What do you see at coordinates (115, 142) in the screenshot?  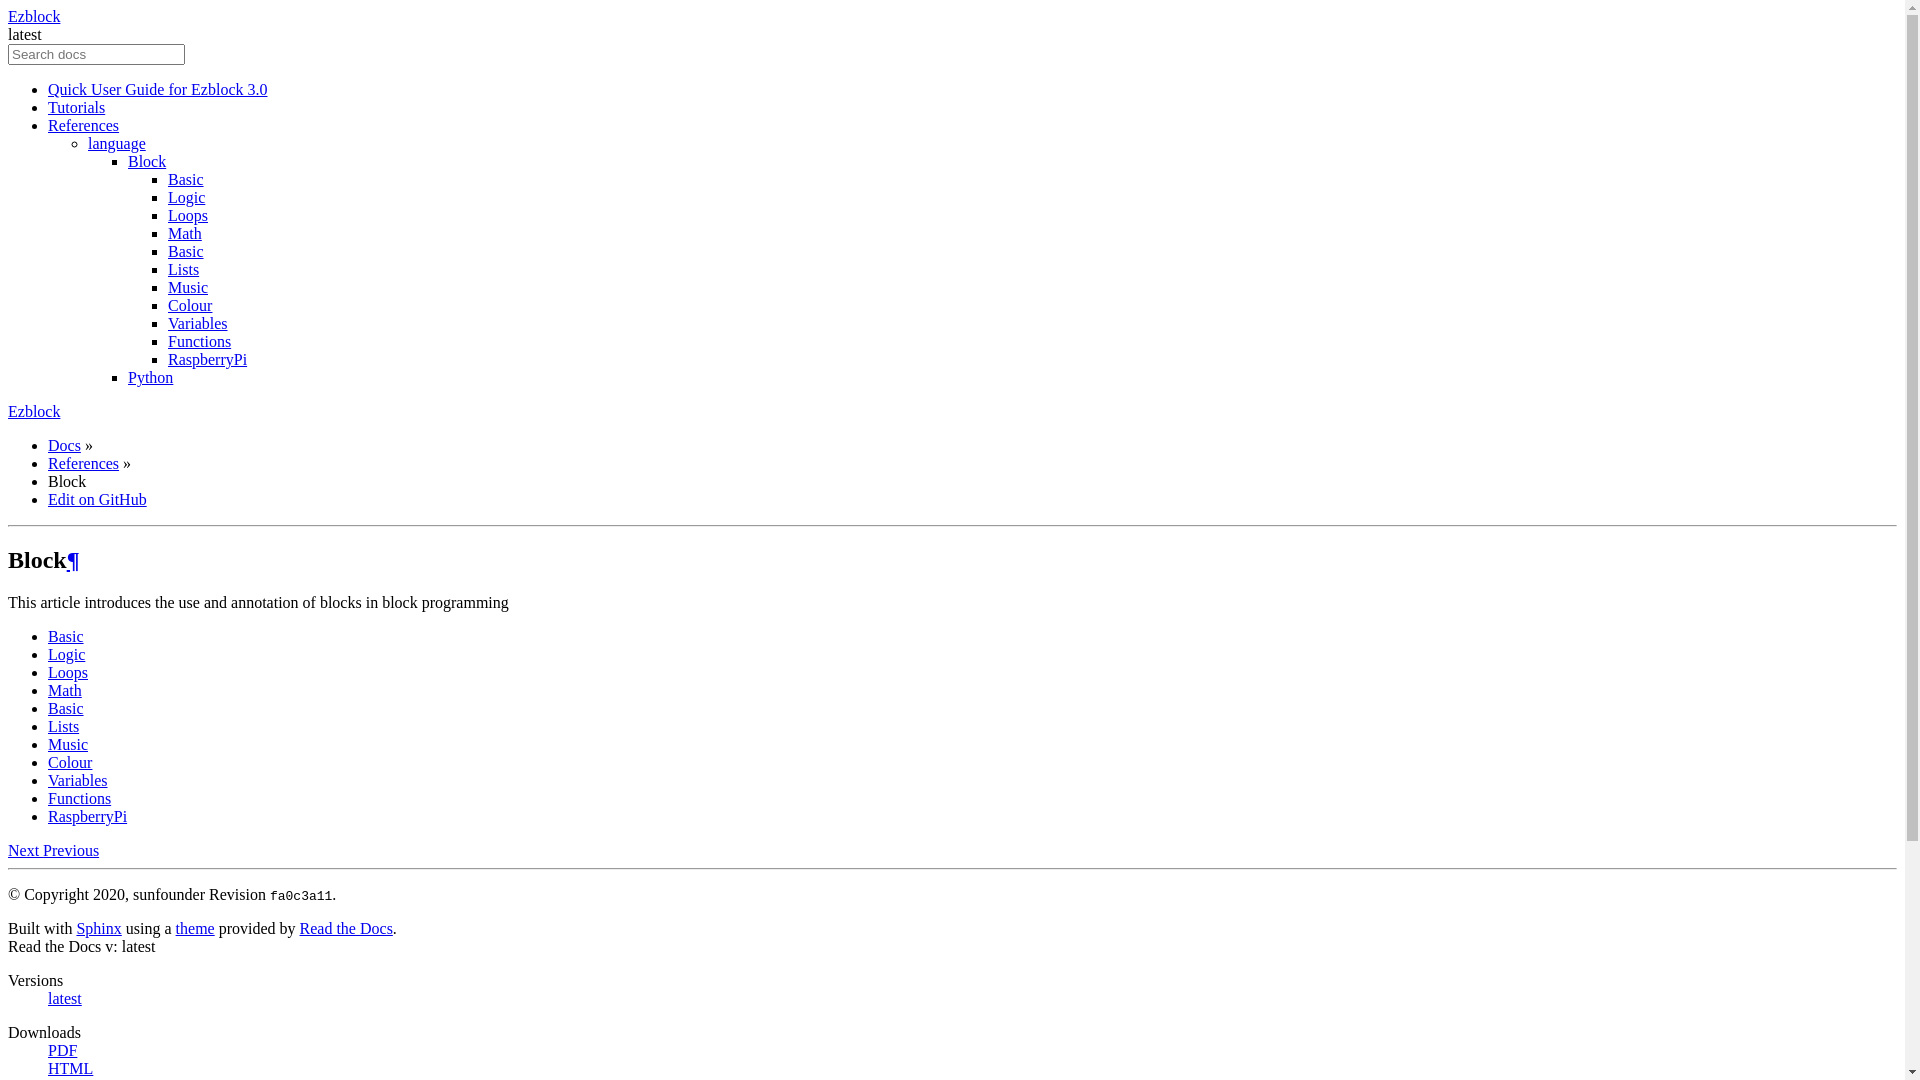 I see `'language'` at bounding box center [115, 142].